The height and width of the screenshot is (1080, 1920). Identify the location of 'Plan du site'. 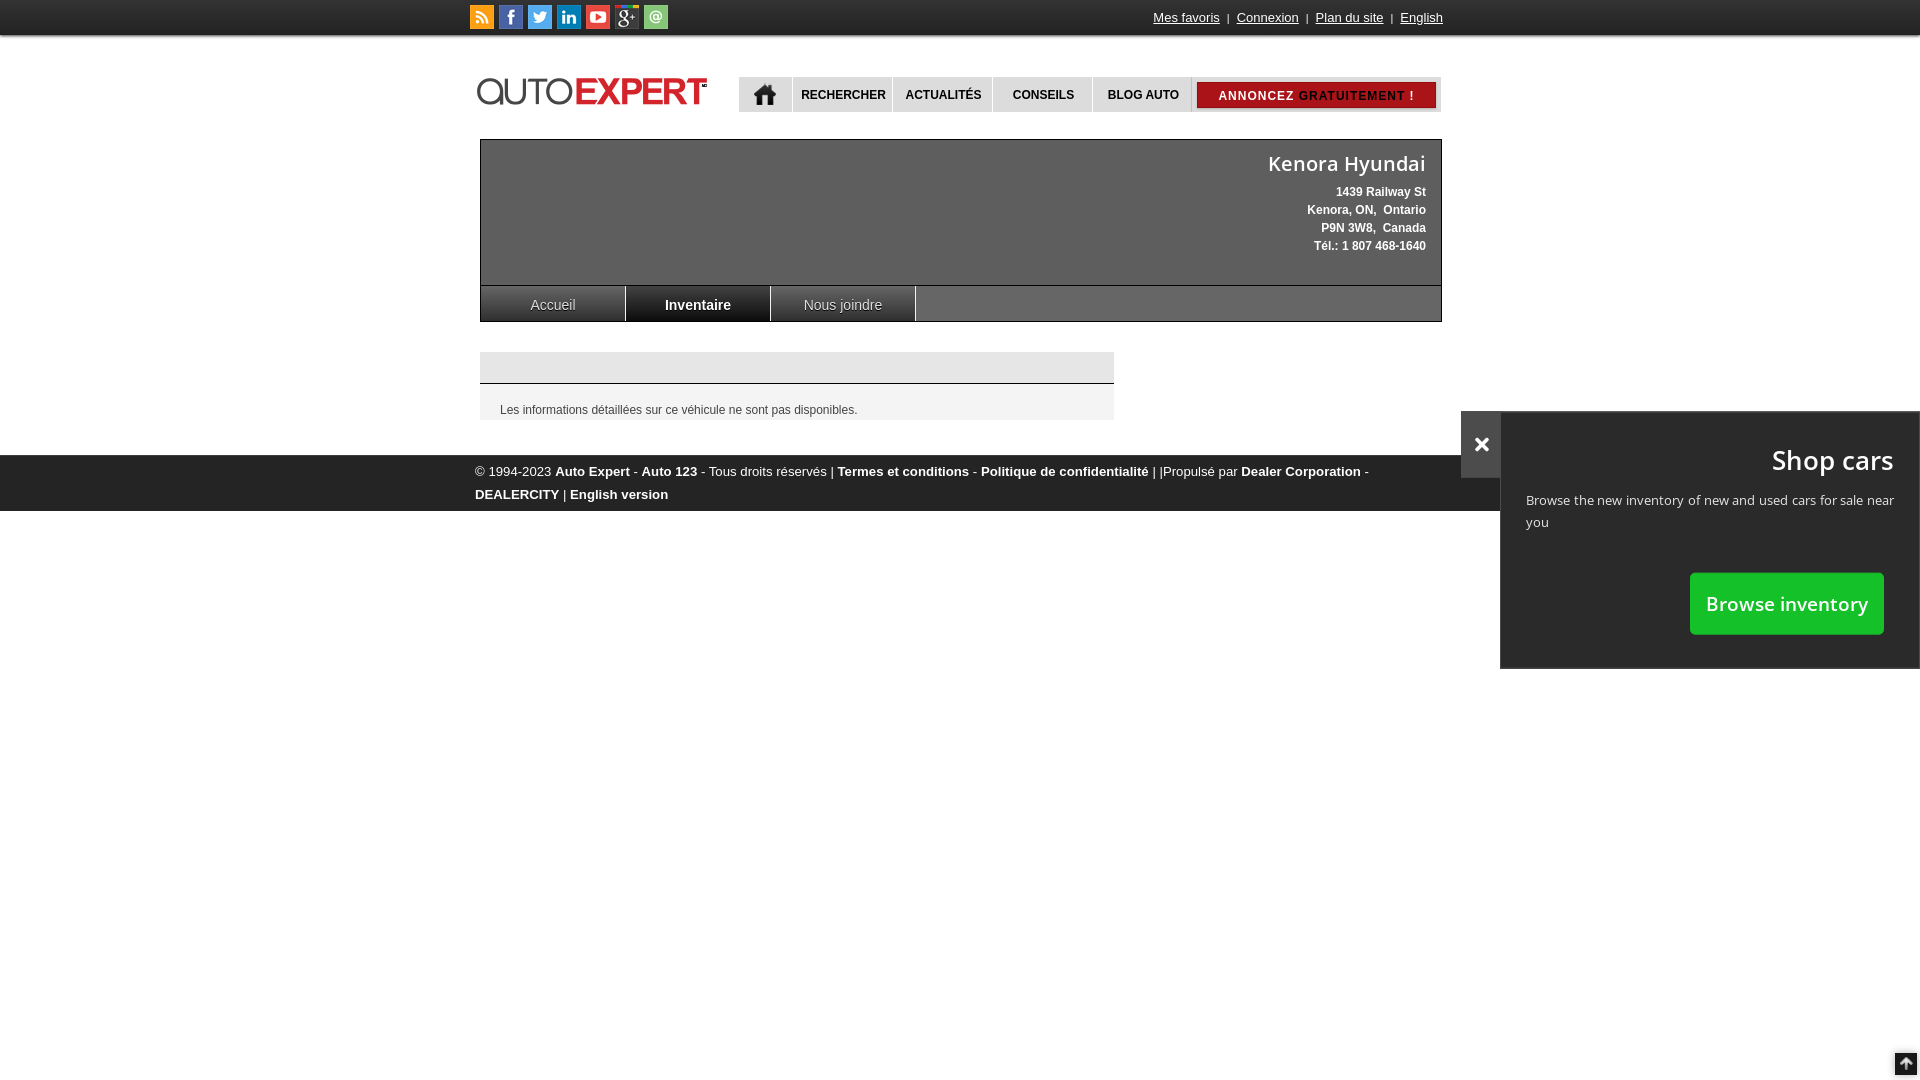
(1349, 17).